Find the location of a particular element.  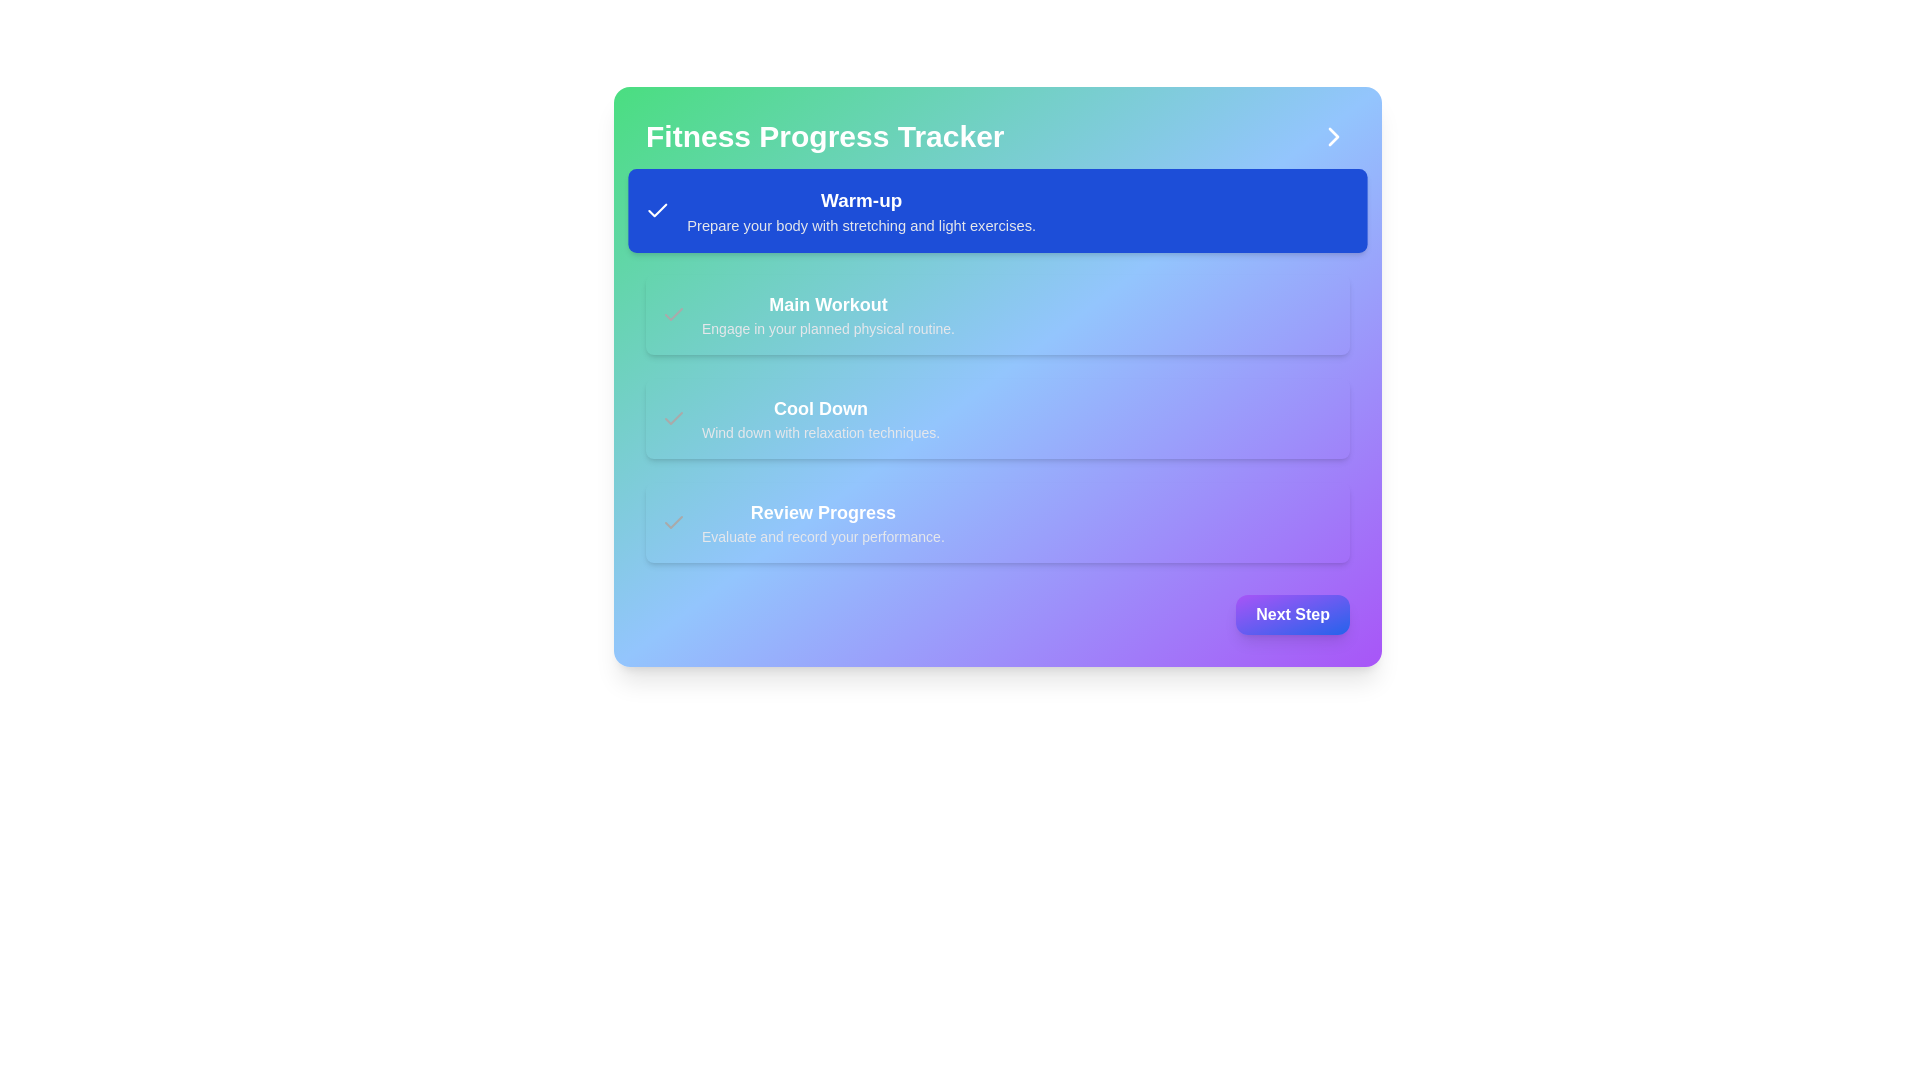

the Text Label providing guidance for the 'Main Workout' step in the interface, which is centrally positioned underneath the 'Main Workout' title is located at coordinates (828, 327).